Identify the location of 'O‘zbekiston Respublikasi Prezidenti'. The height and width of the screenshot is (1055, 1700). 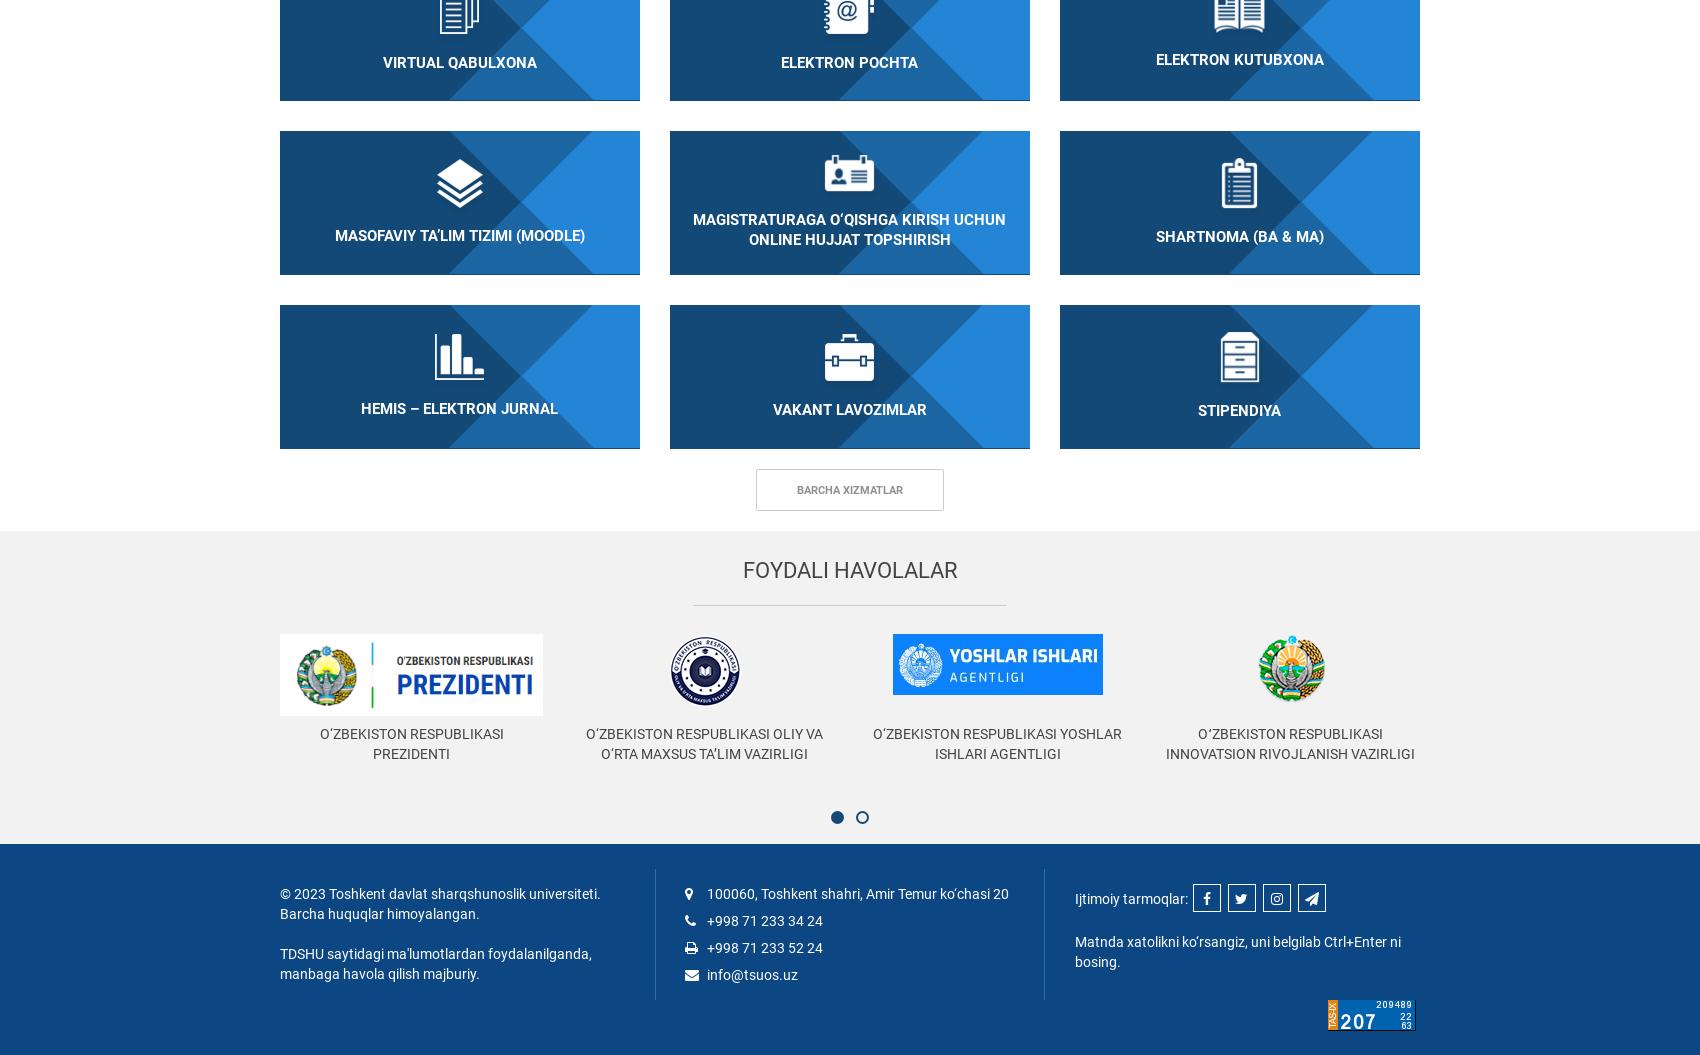
(410, 743).